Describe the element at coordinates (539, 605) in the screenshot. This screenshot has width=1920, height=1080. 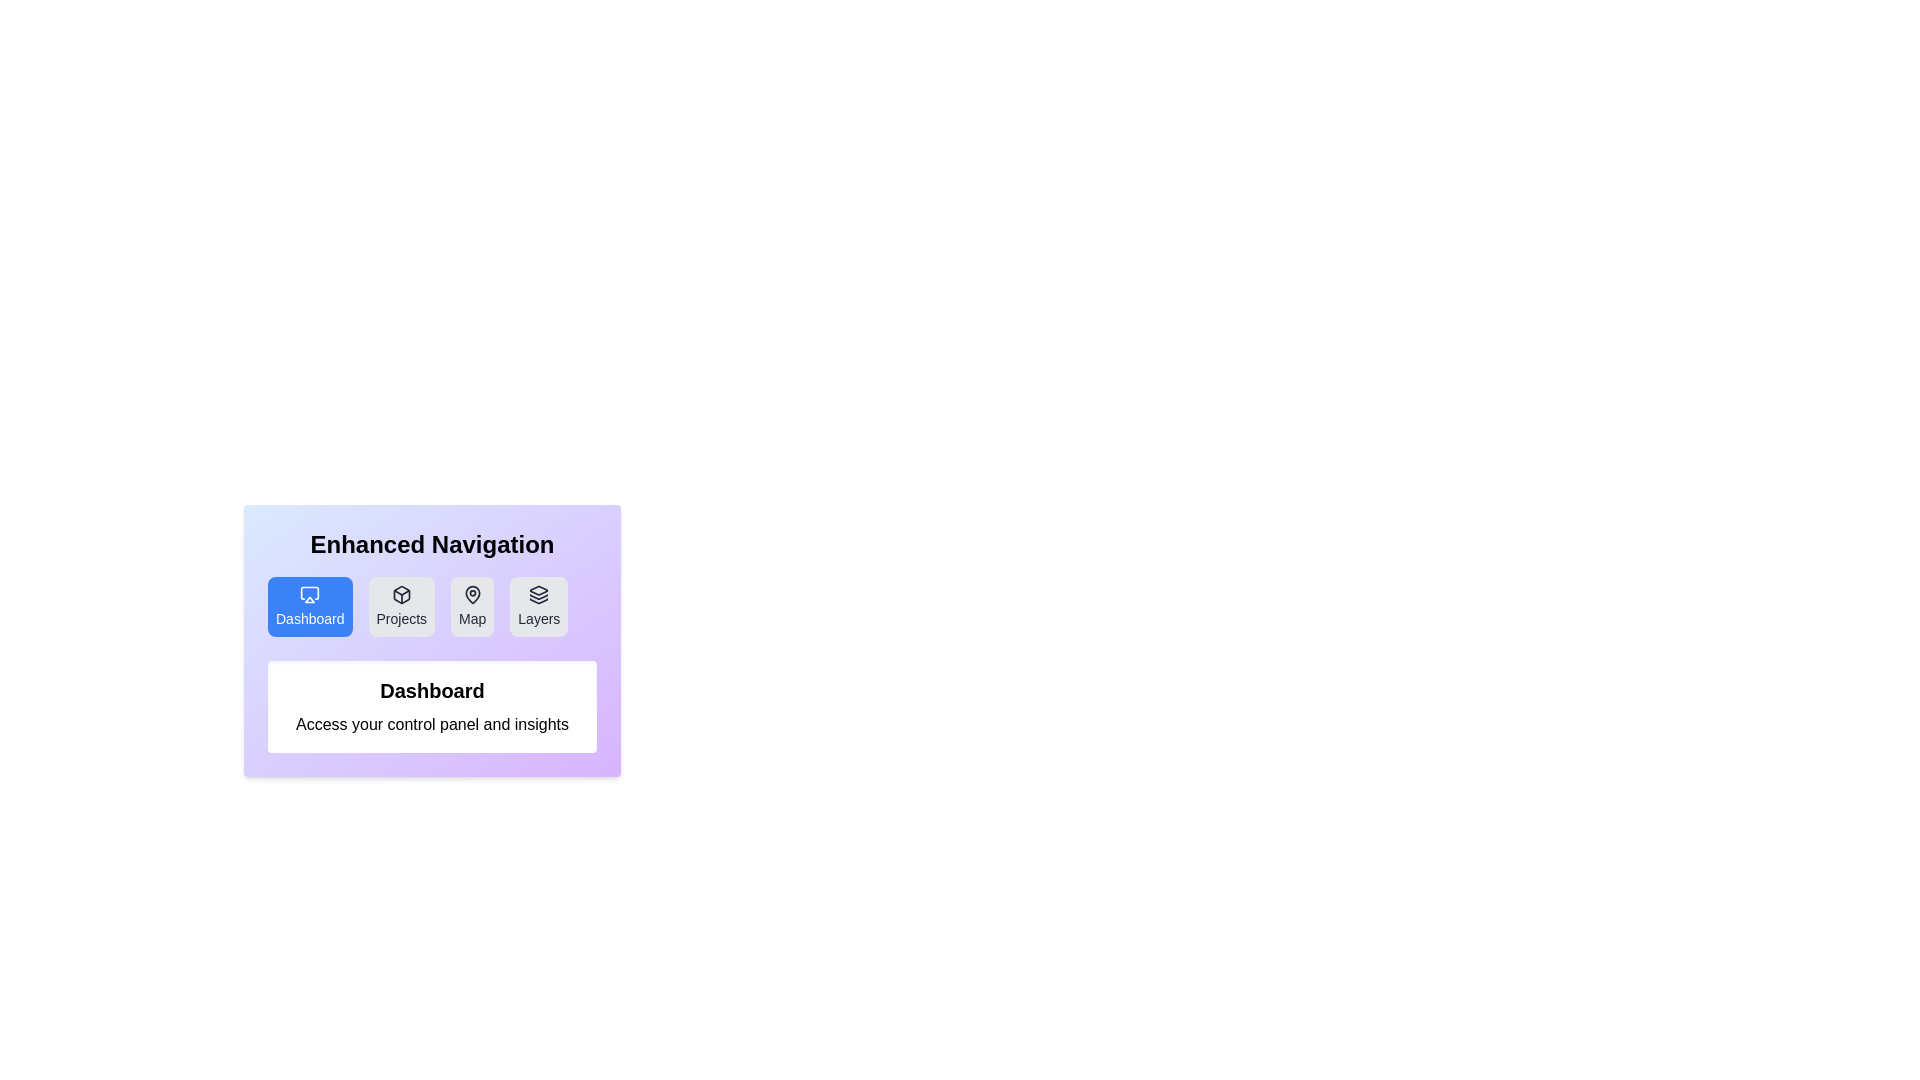
I see `the tab labeled Layers to observe its hover effect` at that location.